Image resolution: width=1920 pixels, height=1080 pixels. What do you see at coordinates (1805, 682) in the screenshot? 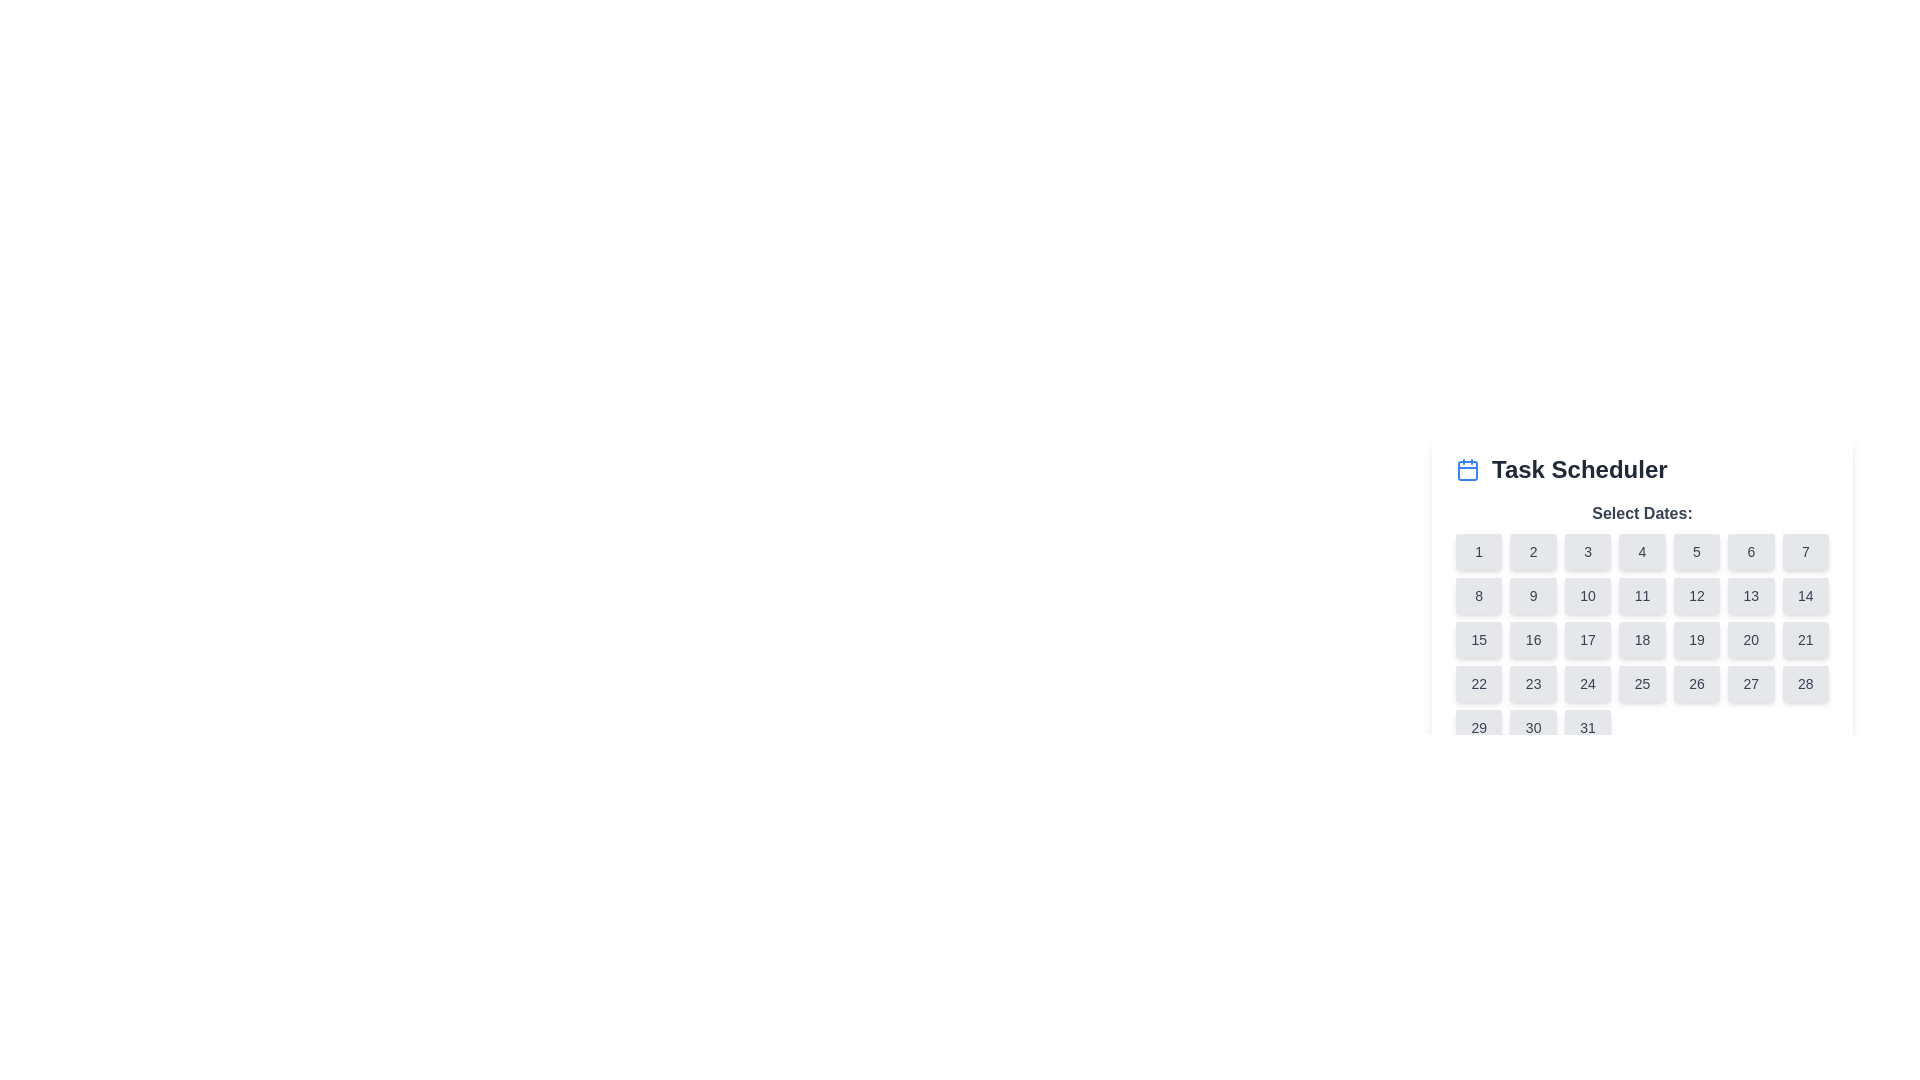
I see `the button displaying the number '28', which is styled as a rounded rectangular box with a light gray background and medium gray font` at bounding box center [1805, 682].